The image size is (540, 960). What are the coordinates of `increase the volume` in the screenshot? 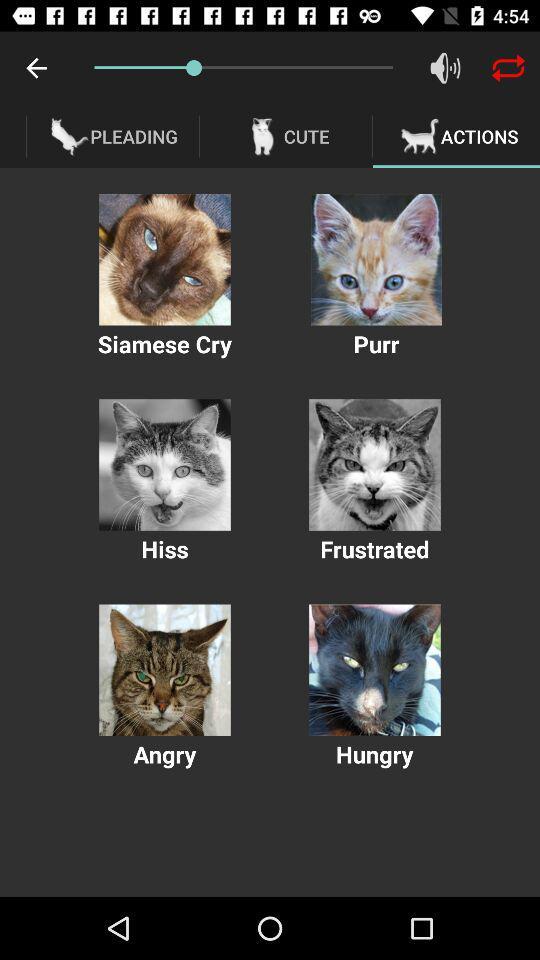 It's located at (445, 68).